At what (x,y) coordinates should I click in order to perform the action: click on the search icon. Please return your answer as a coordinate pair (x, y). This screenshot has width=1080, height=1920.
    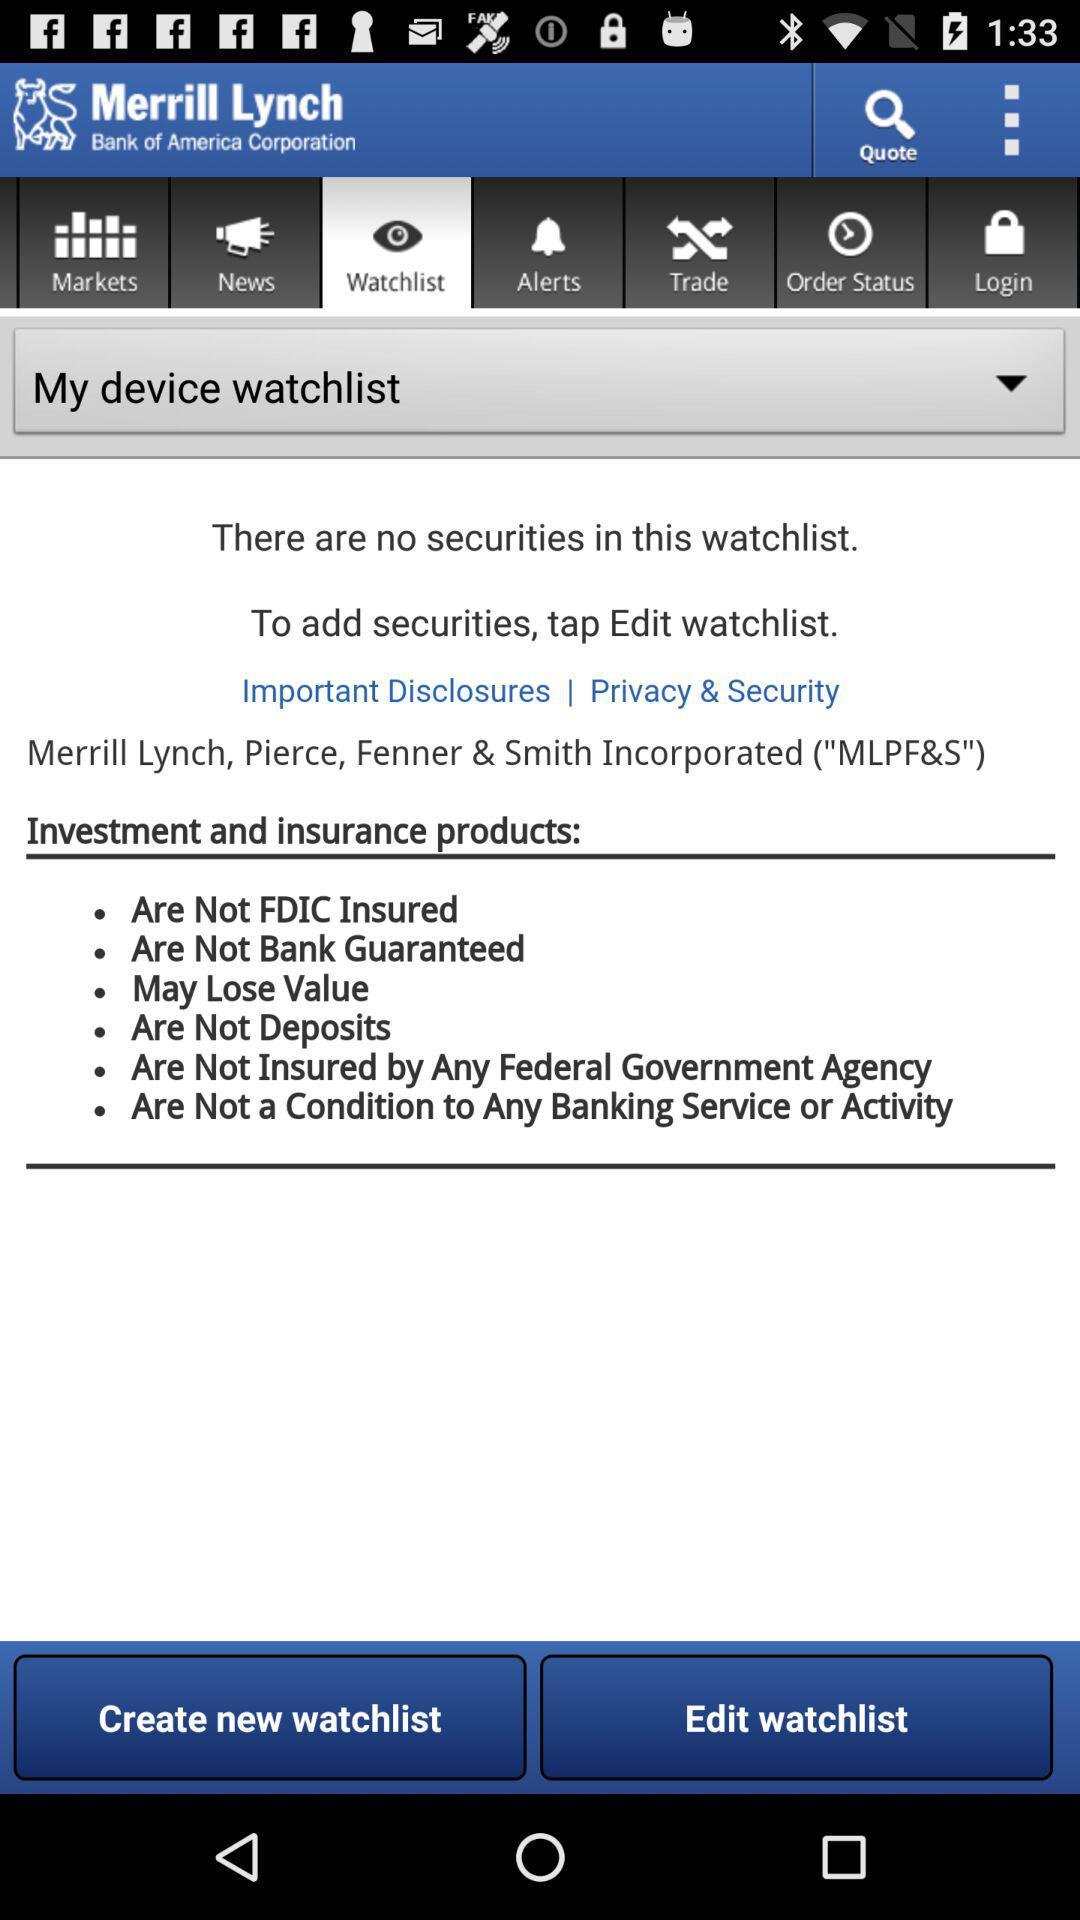
    Looking at the image, I should click on (884, 127).